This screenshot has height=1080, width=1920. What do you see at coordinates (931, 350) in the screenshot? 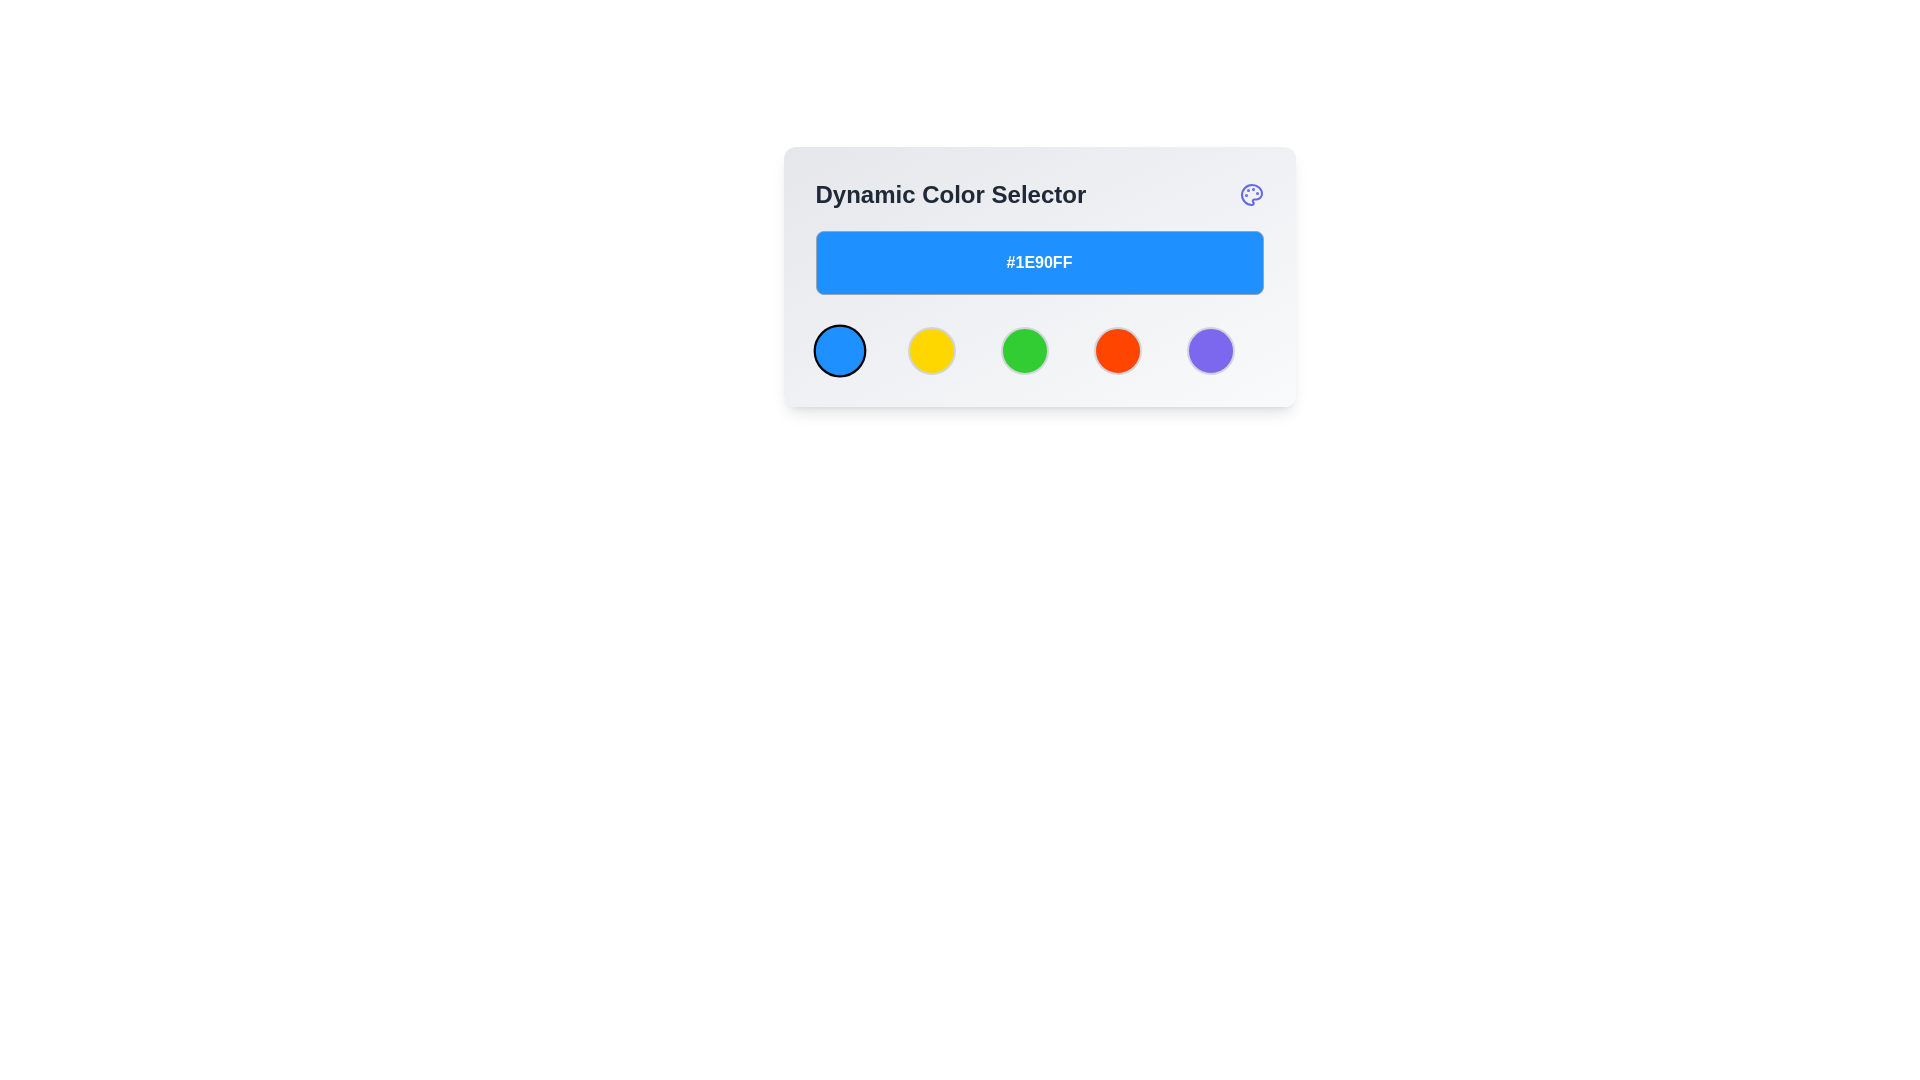
I see `the second circular button with a yellow fill and gray border, which is located between a blue button and a green button` at bounding box center [931, 350].